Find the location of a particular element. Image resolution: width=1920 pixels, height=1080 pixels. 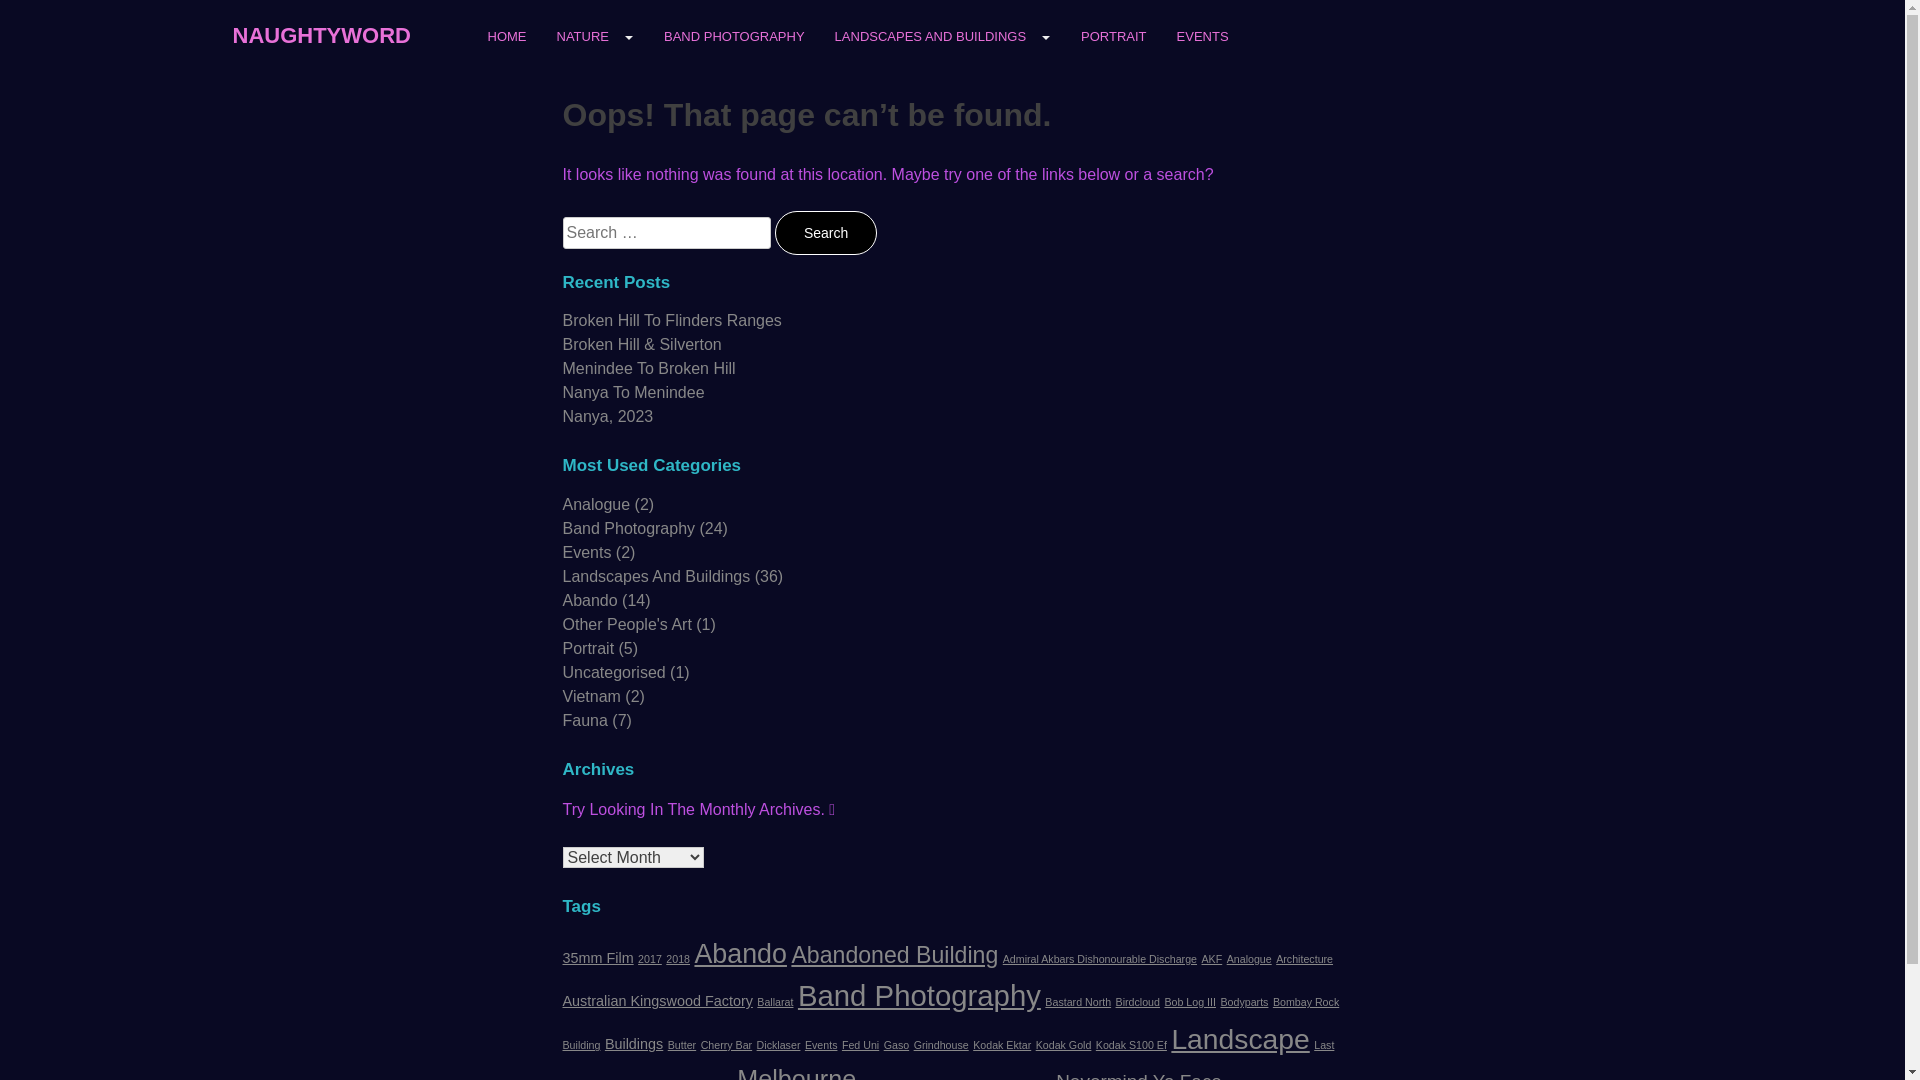

'Architecture' is located at coordinates (1304, 958).